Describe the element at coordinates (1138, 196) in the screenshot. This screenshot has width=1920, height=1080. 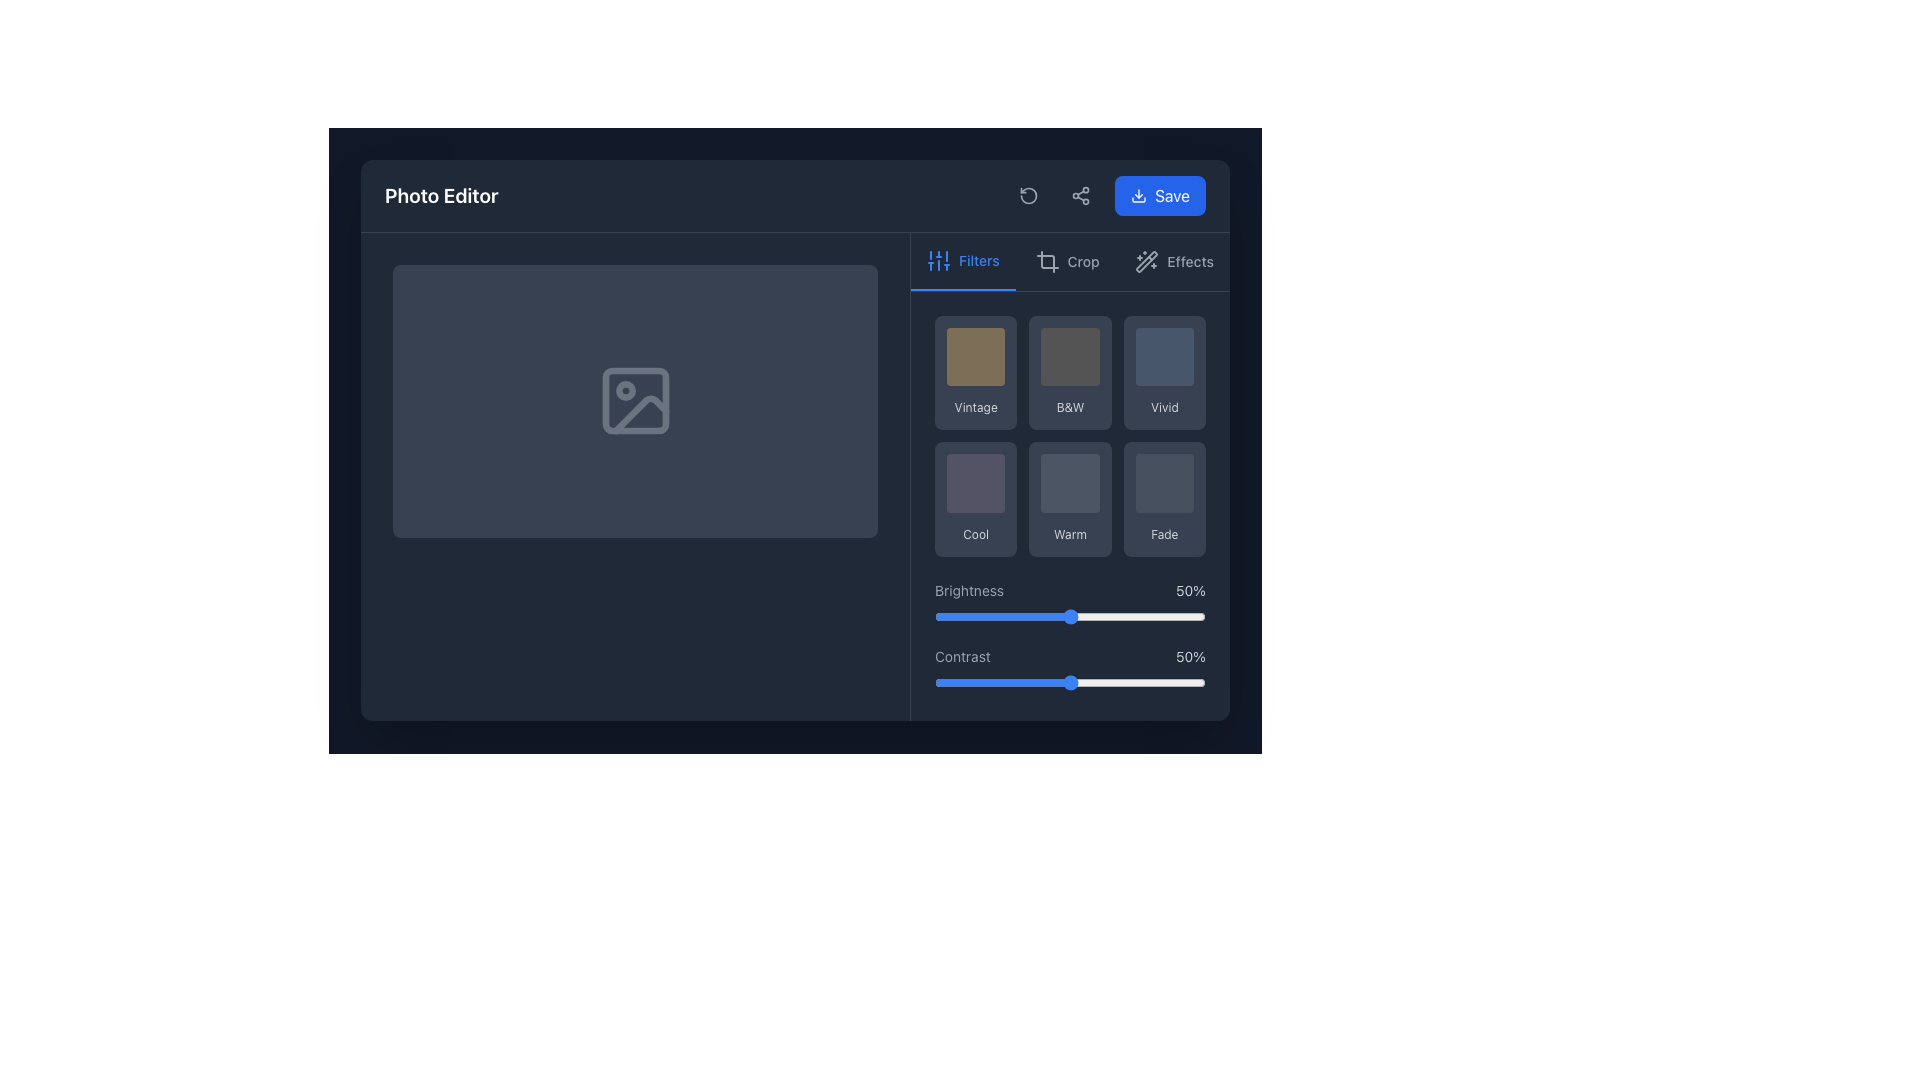
I see `the 'Save' button located at the top-right side of the interface, which includes a downward arrow icon as part of its design` at that location.